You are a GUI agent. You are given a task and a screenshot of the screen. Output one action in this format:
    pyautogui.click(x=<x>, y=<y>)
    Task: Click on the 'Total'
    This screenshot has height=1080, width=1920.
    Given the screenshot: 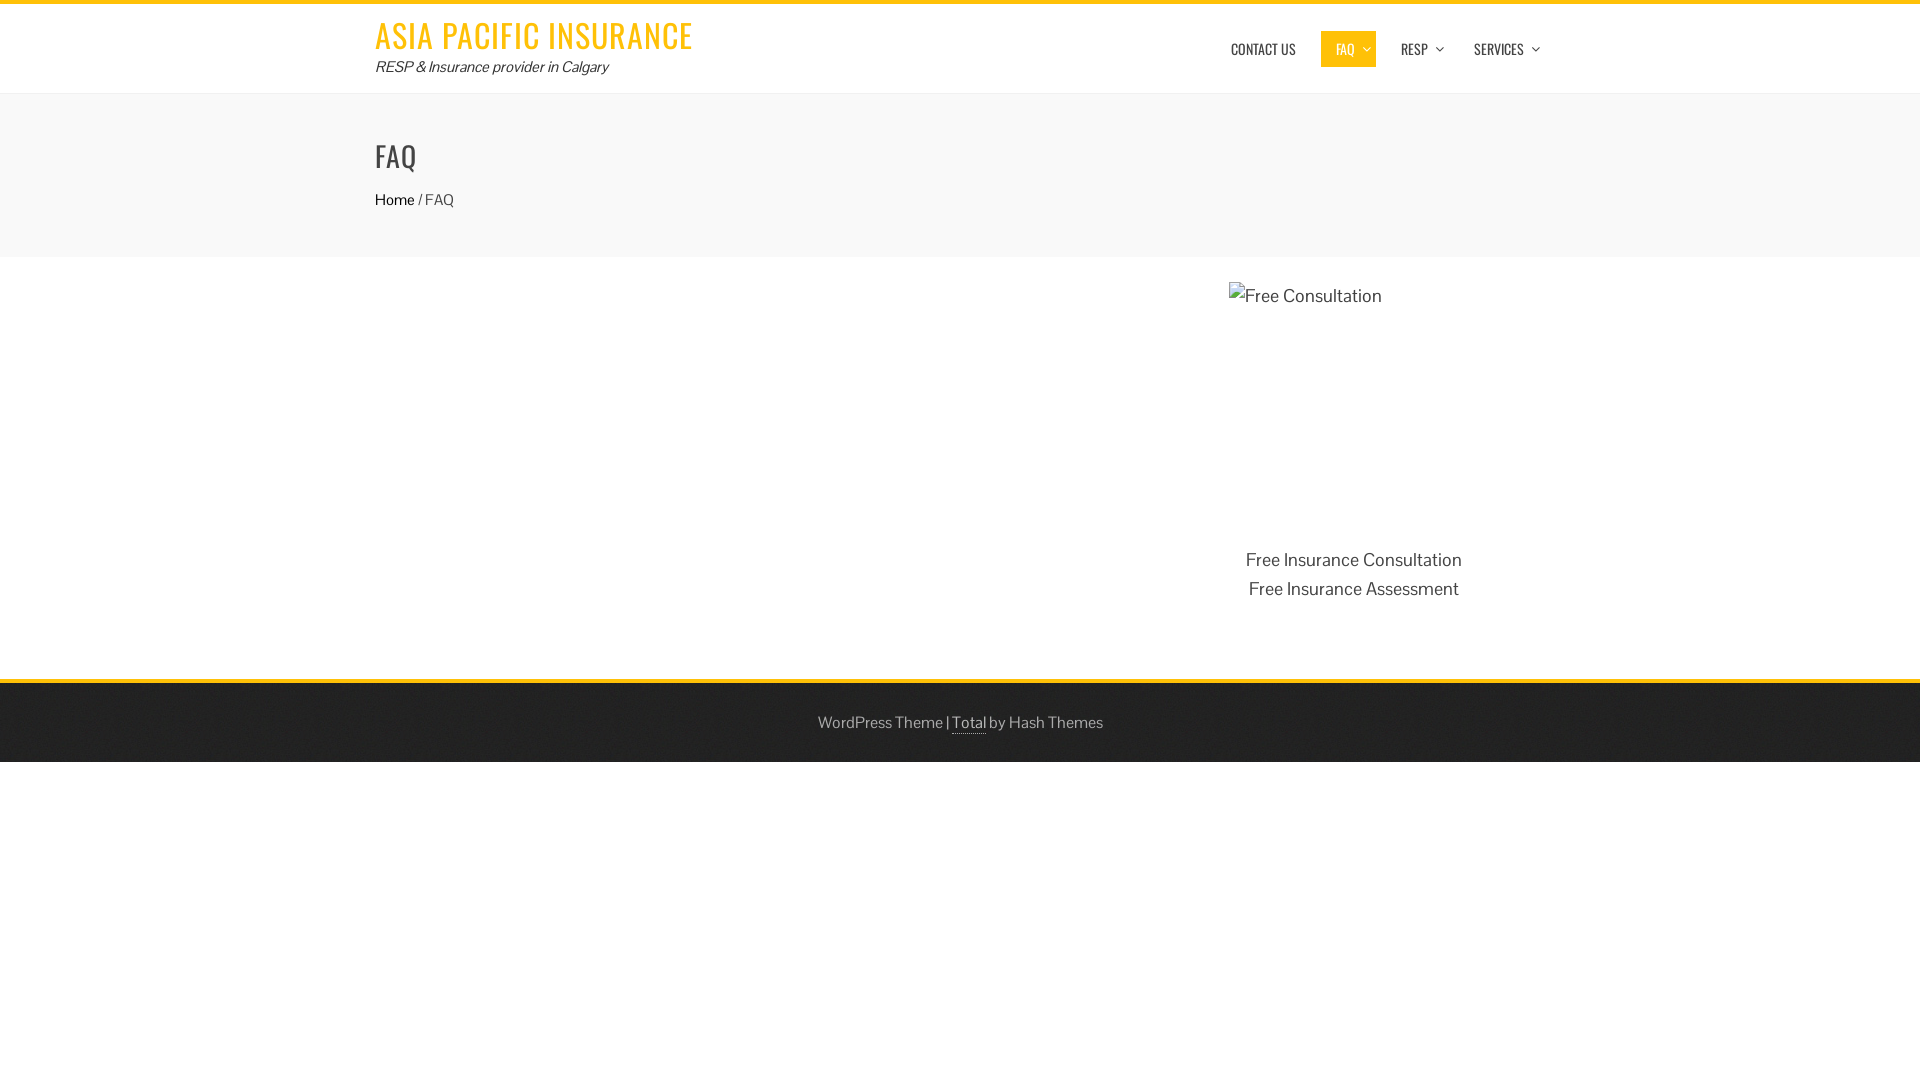 What is the action you would take?
    pyautogui.click(x=969, y=722)
    